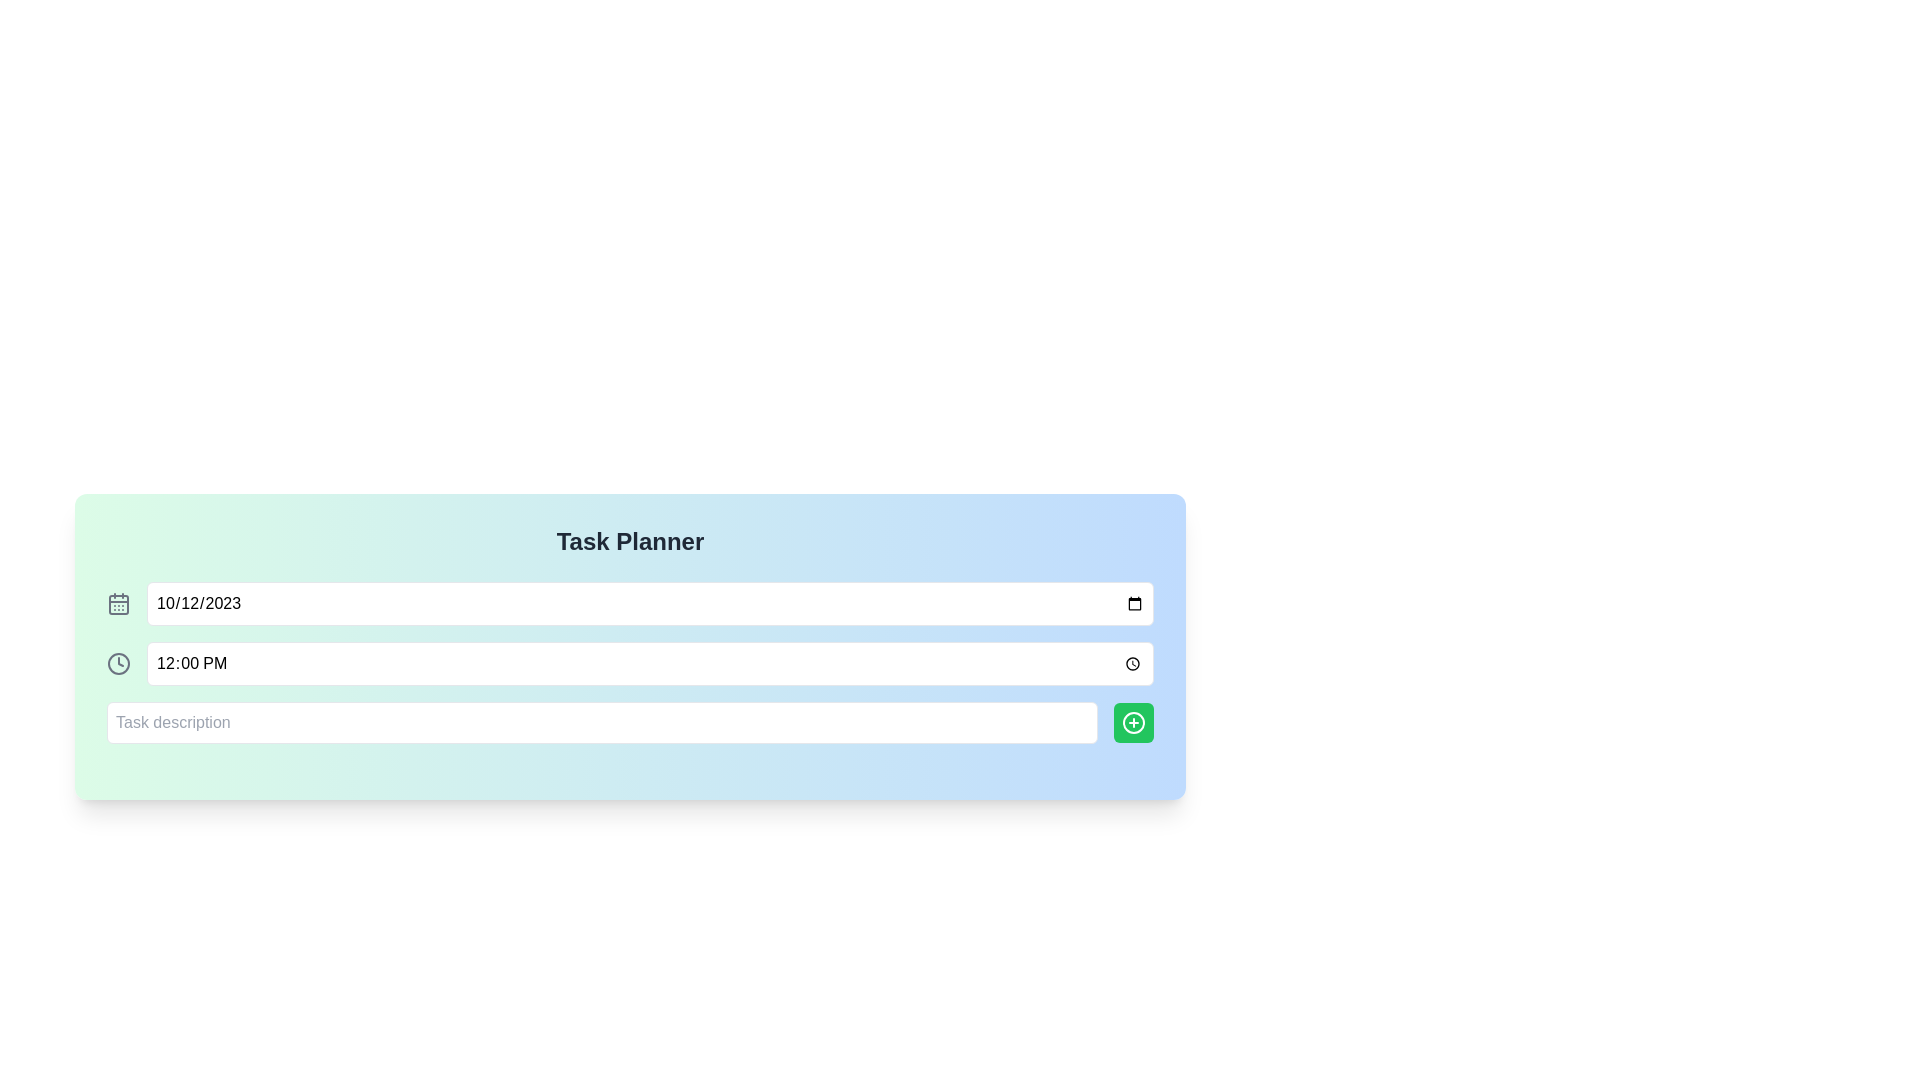 This screenshot has width=1920, height=1080. What do you see at coordinates (1133, 722) in the screenshot?
I see `the circular green button with a white plus symbol to observe the hover effect` at bounding box center [1133, 722].